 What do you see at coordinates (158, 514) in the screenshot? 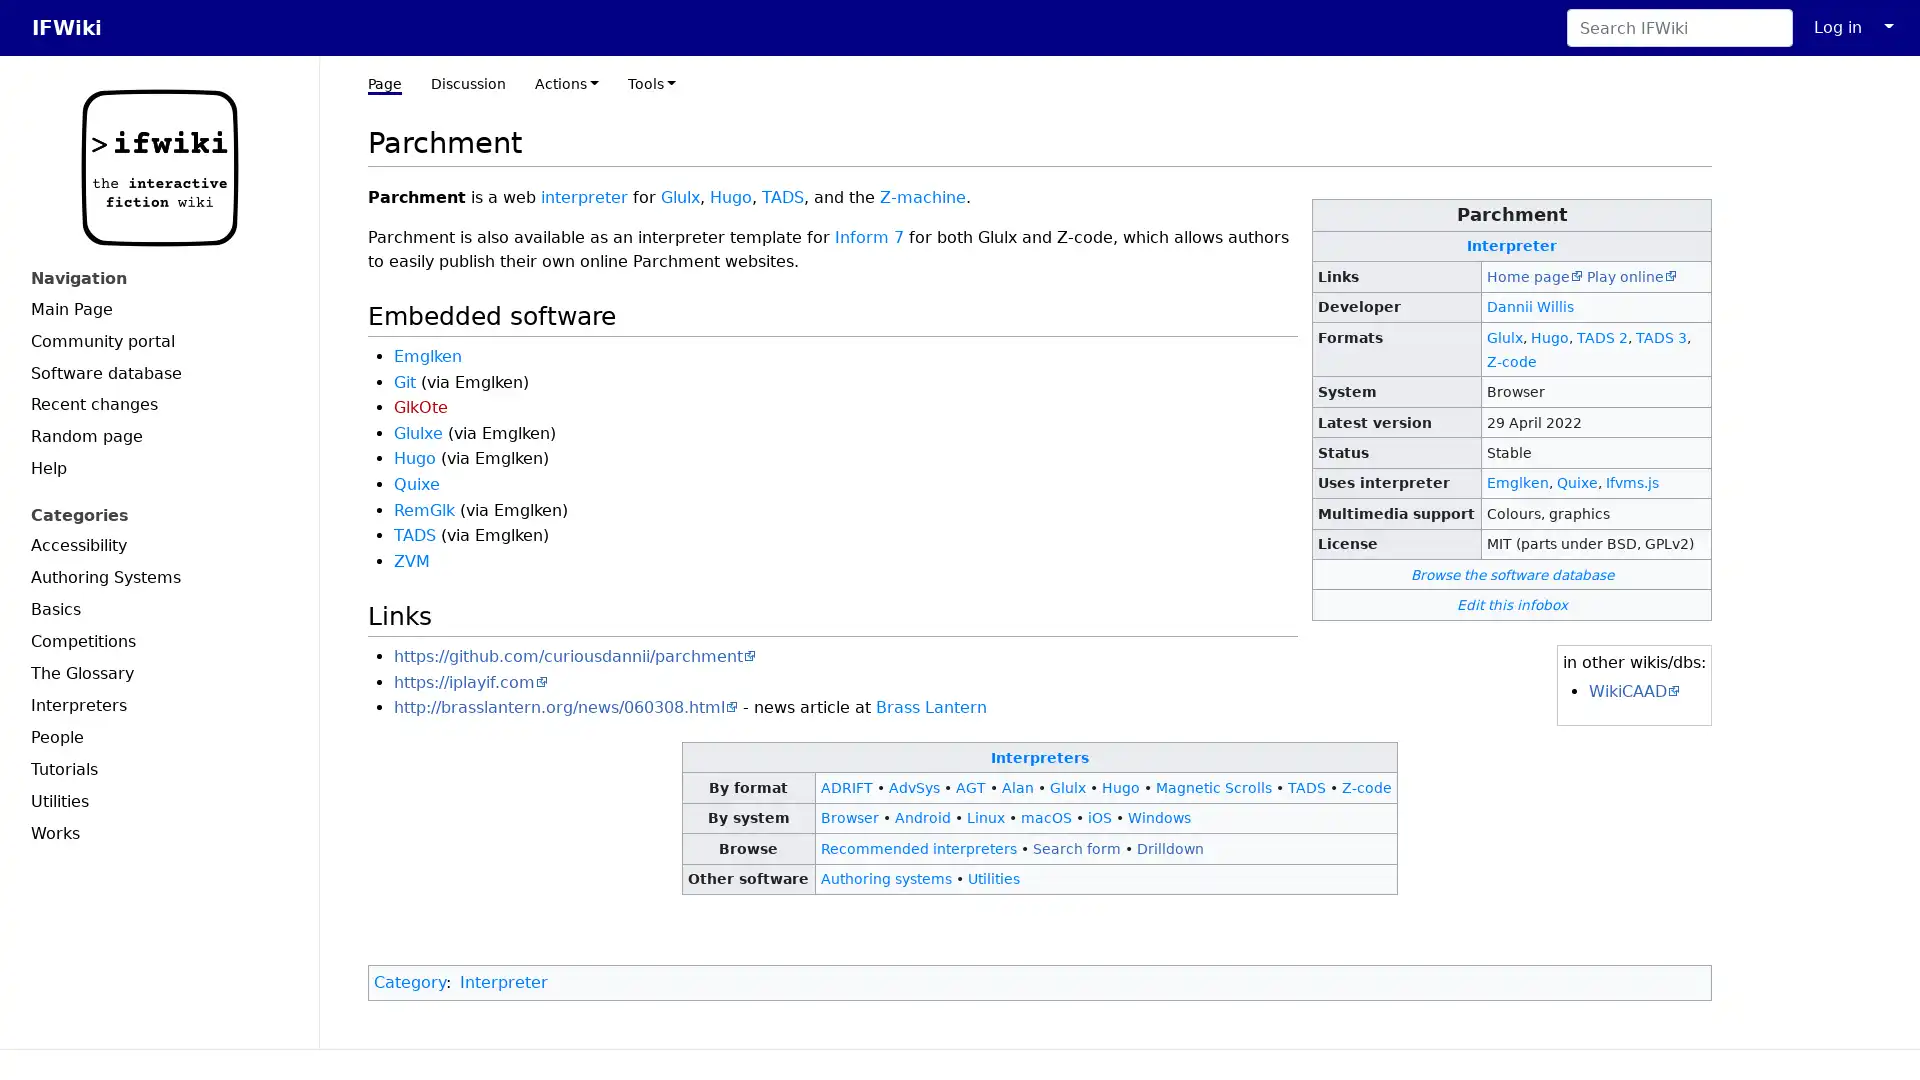
I see `Categories` at bounding box center [158, 514].